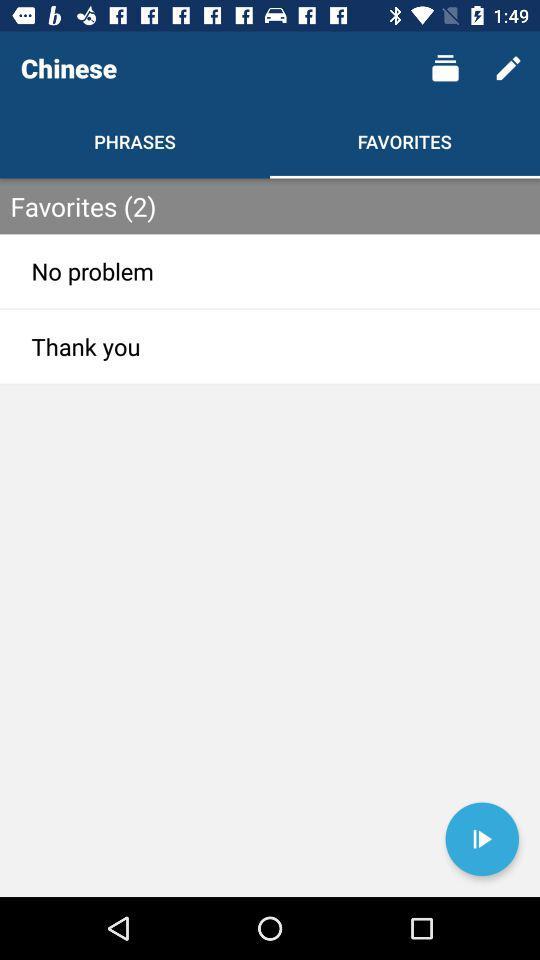  I want to click on the icon above favorites (2), so click(508, 68).